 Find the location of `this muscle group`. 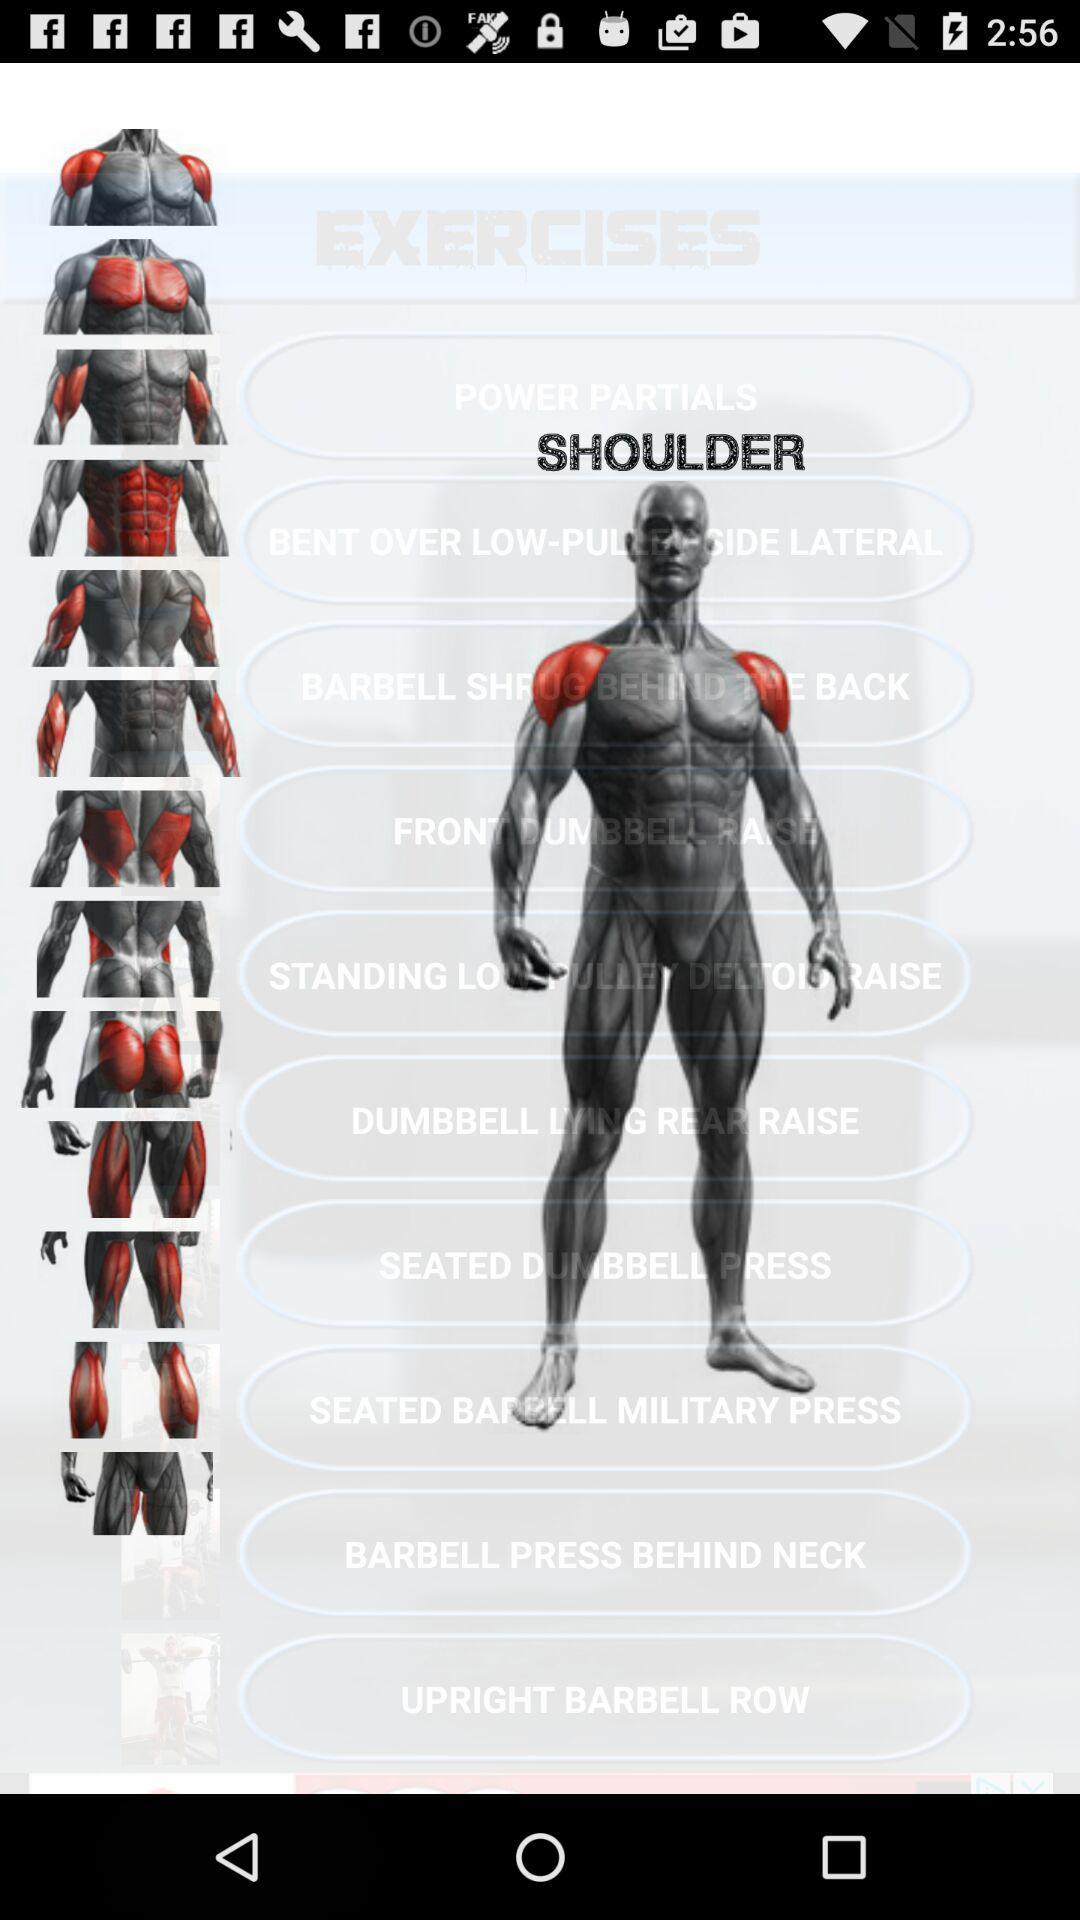

this muscle group is located at coordinates (131, 1493).